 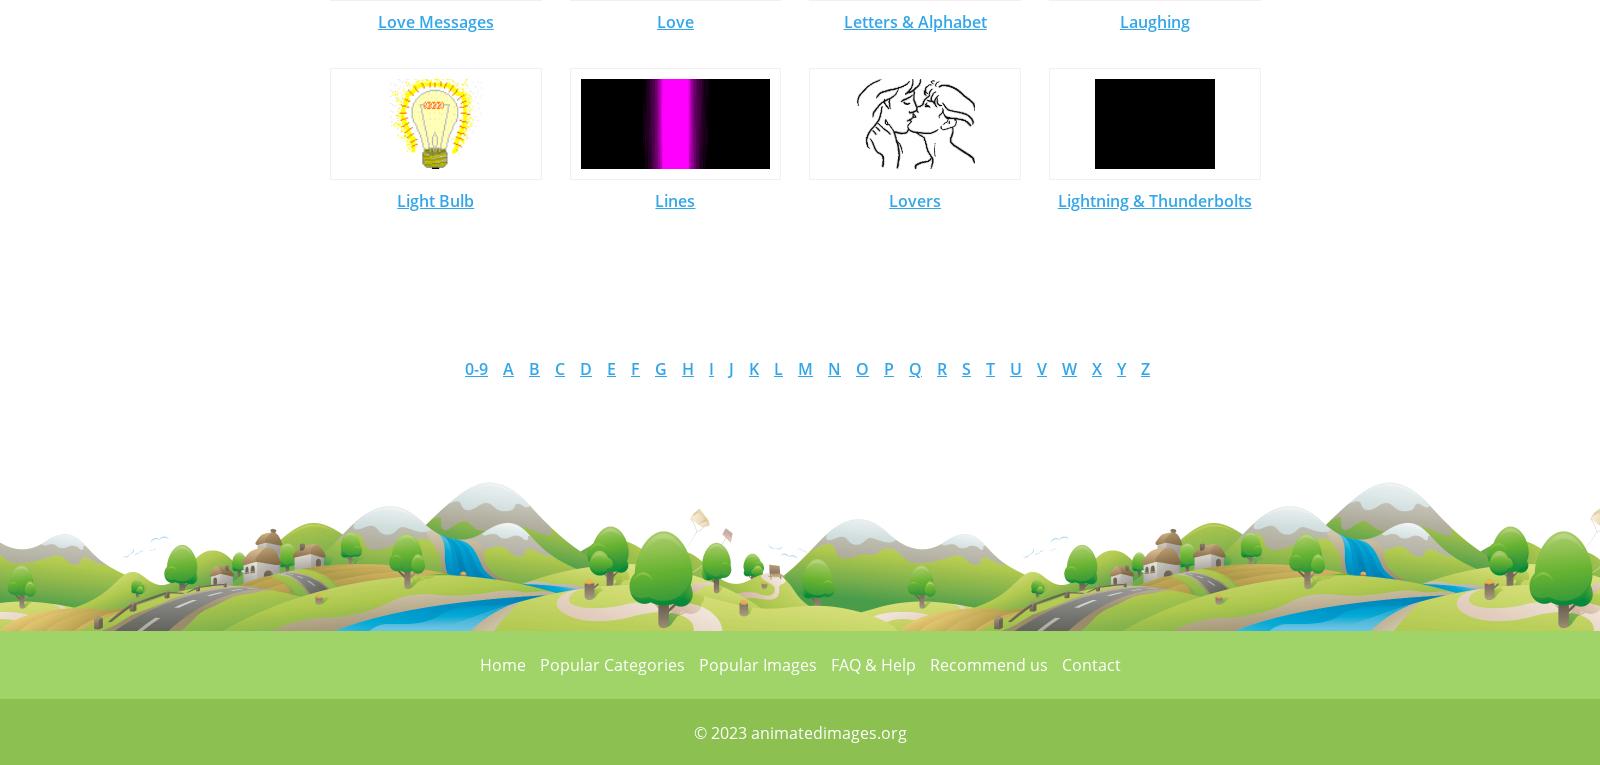 I want to click on 'M', so click(x=798, y=368).